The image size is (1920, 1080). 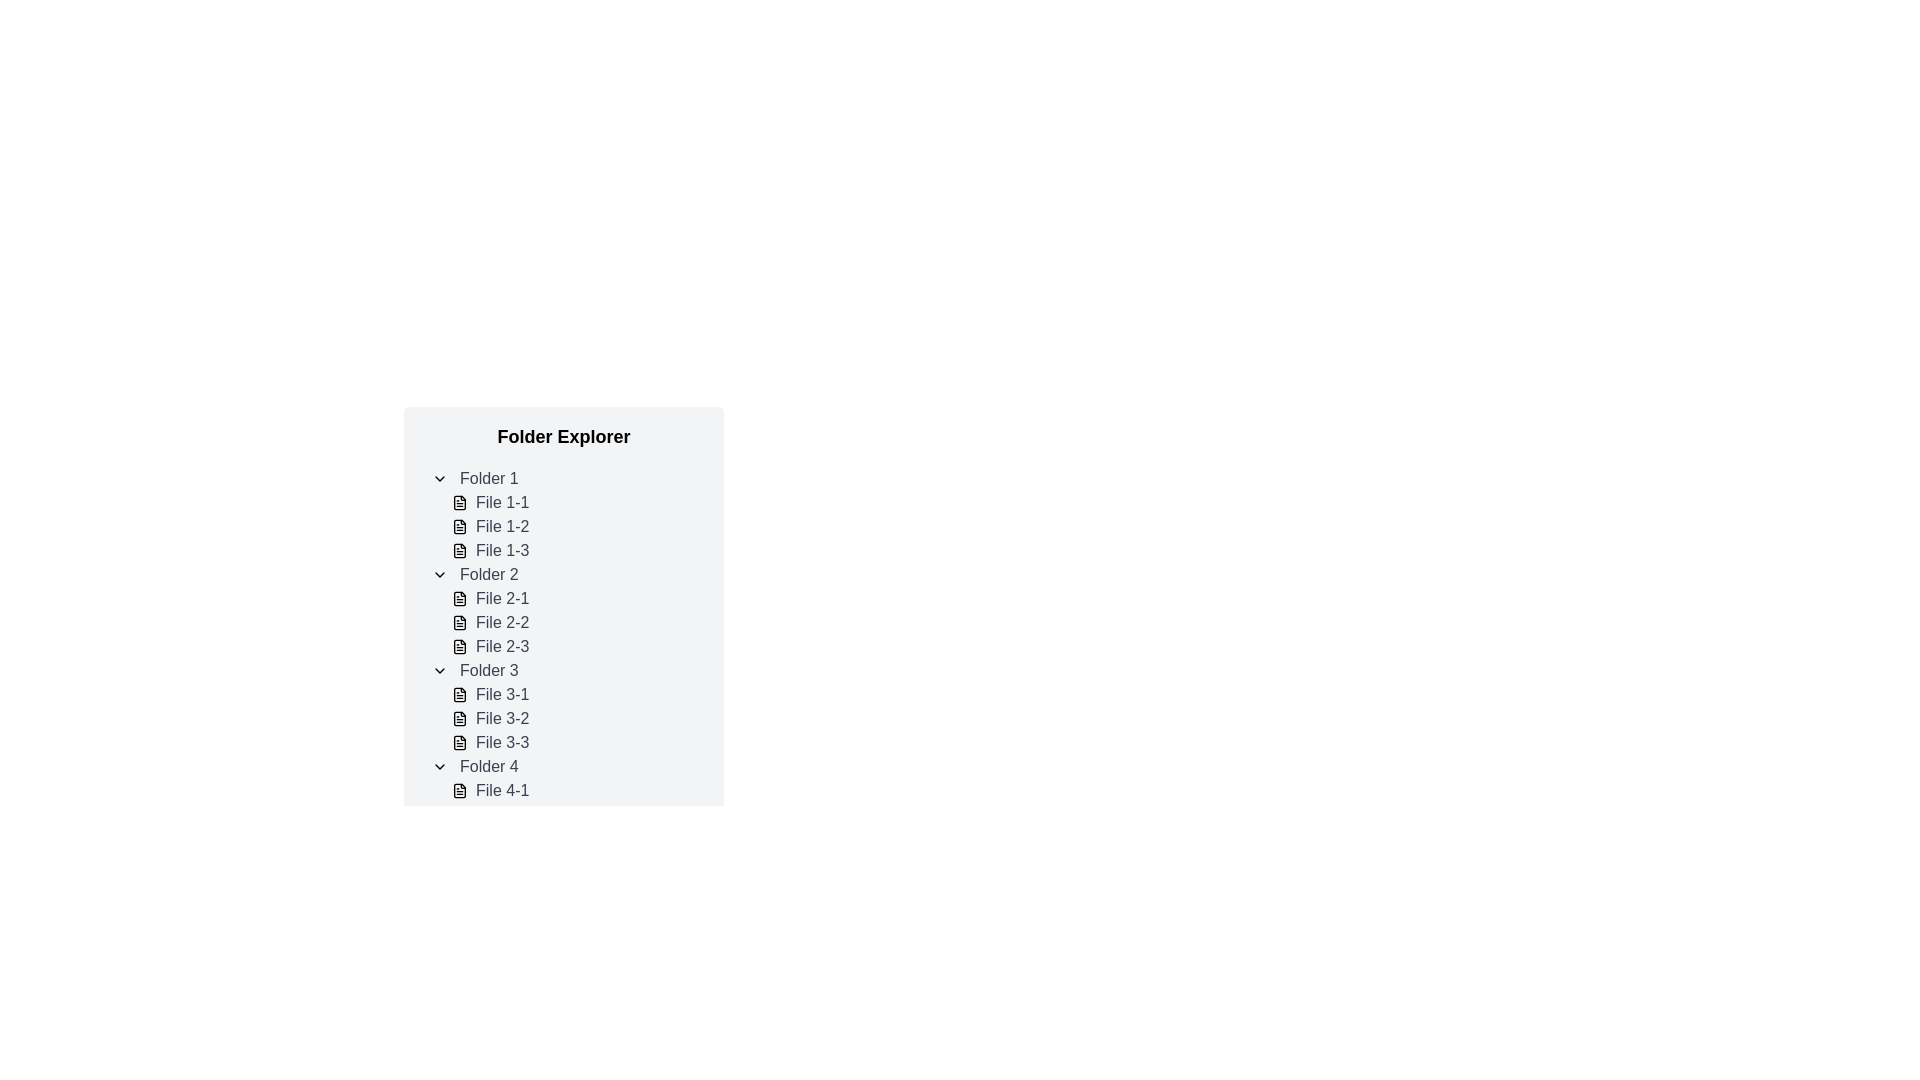 I want to click on the File icon for 'File 4-1' located under 'Folder 4', so click(x=459, y=789).